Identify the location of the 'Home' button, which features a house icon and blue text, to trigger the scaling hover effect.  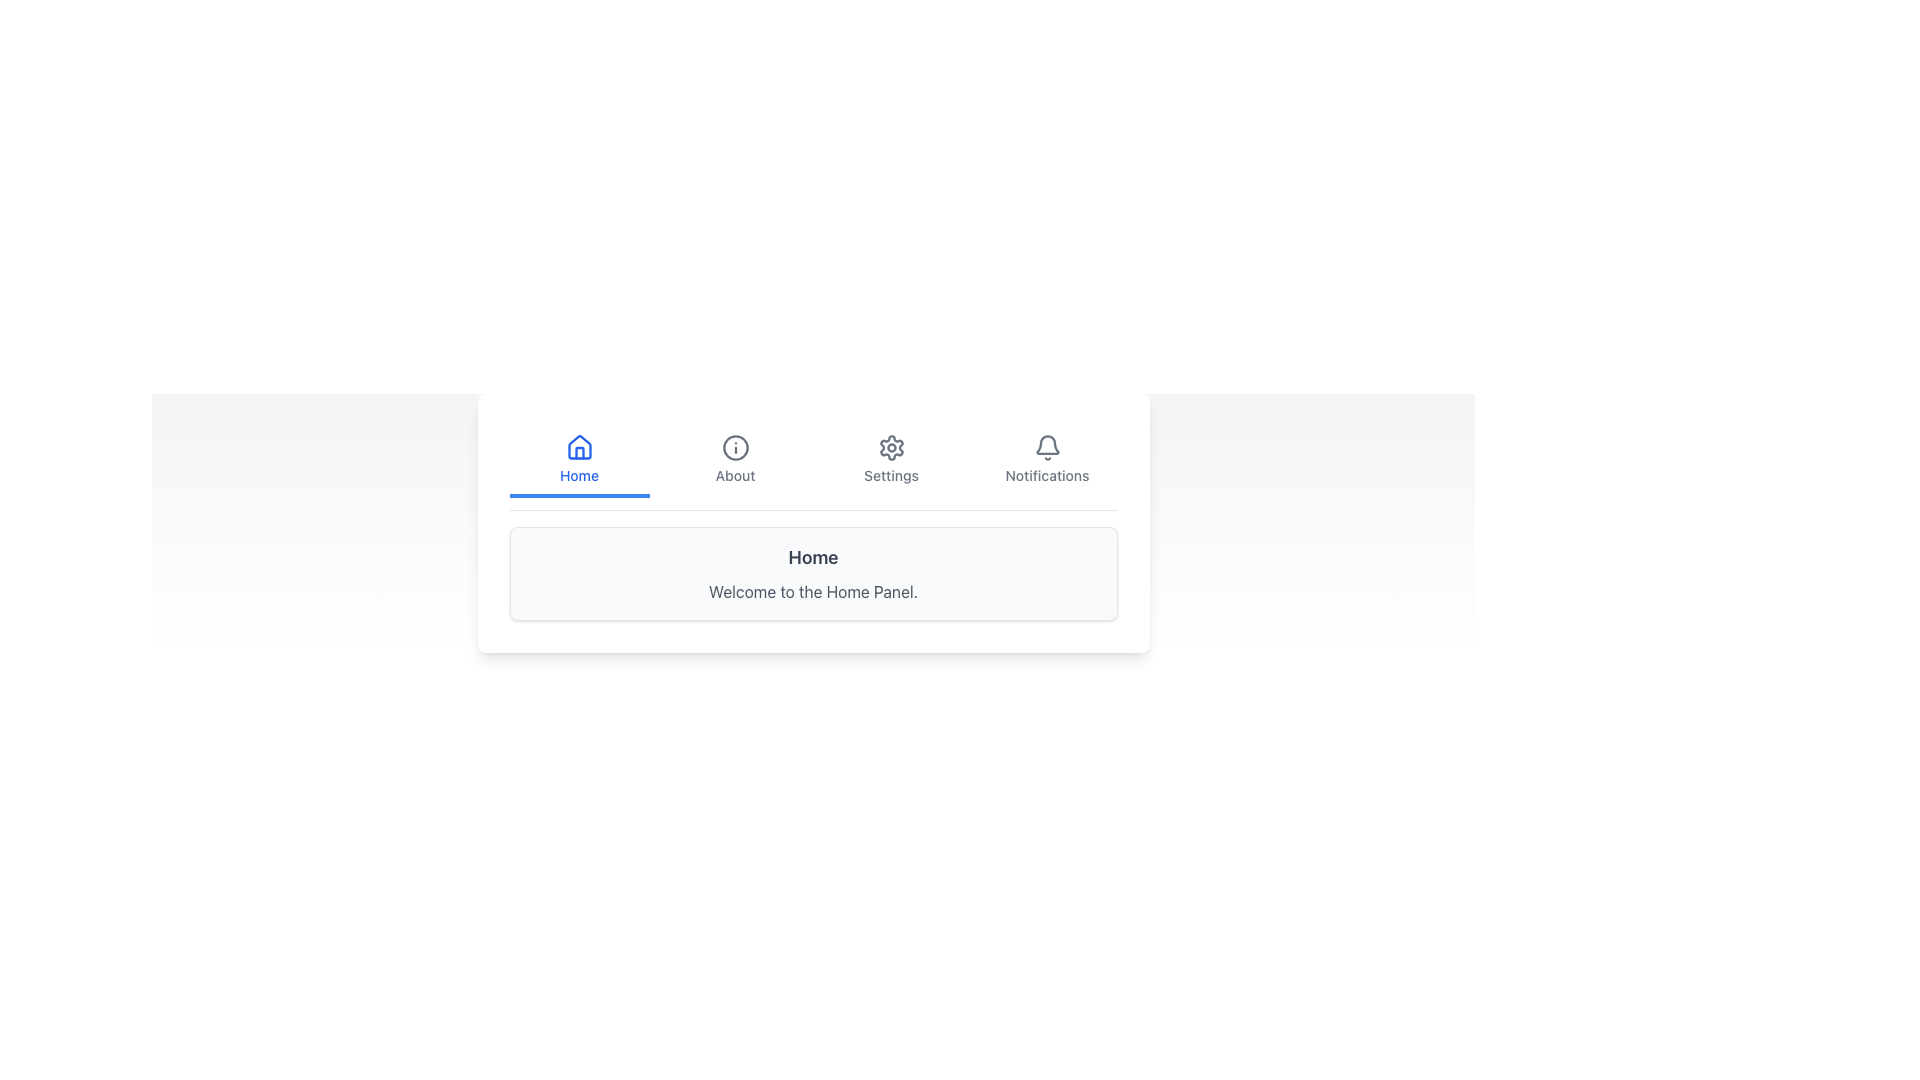
(578, 462).